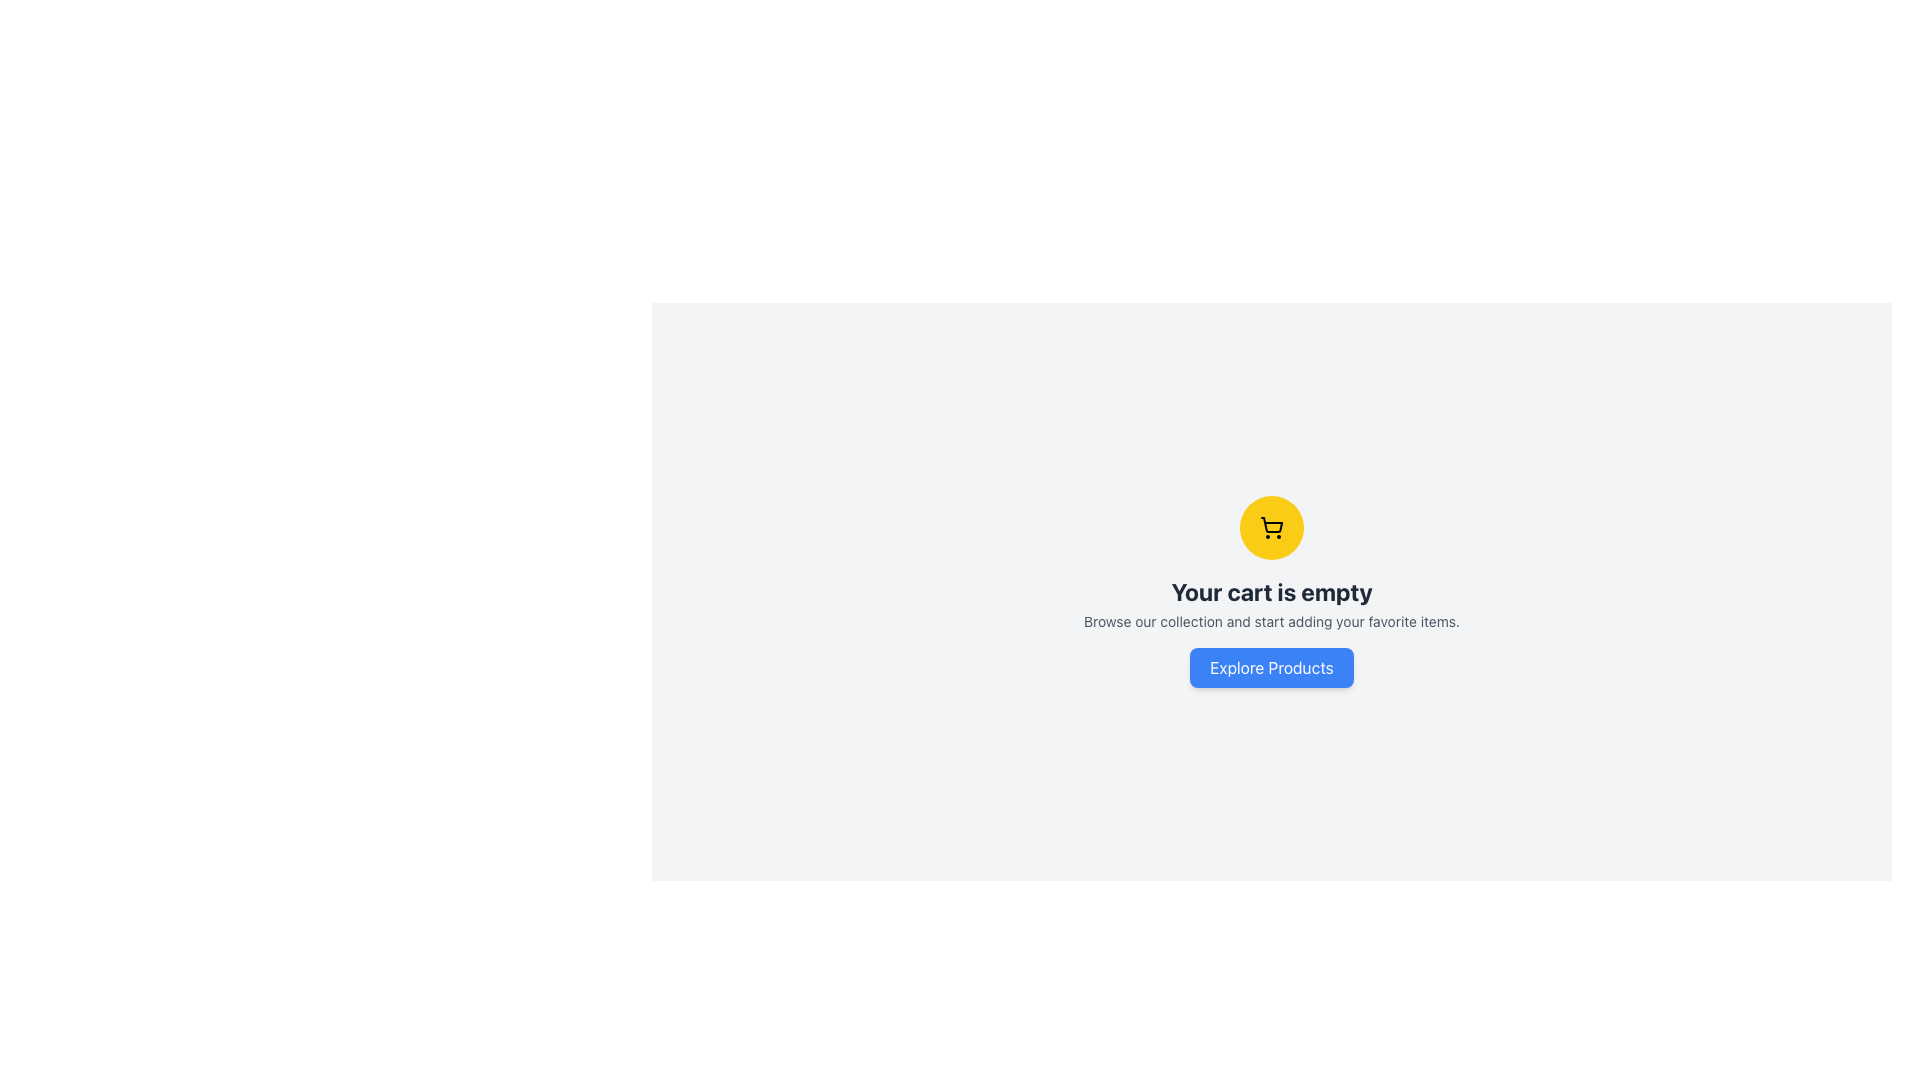 This screenshot has height=1080, width=1920. Describe the element at coordinates (1271, 667) in the screenshot. I see `the button located below the text 'Your cart is empty' and 'Browse our collection and start adding your favorite items.'` at that location.